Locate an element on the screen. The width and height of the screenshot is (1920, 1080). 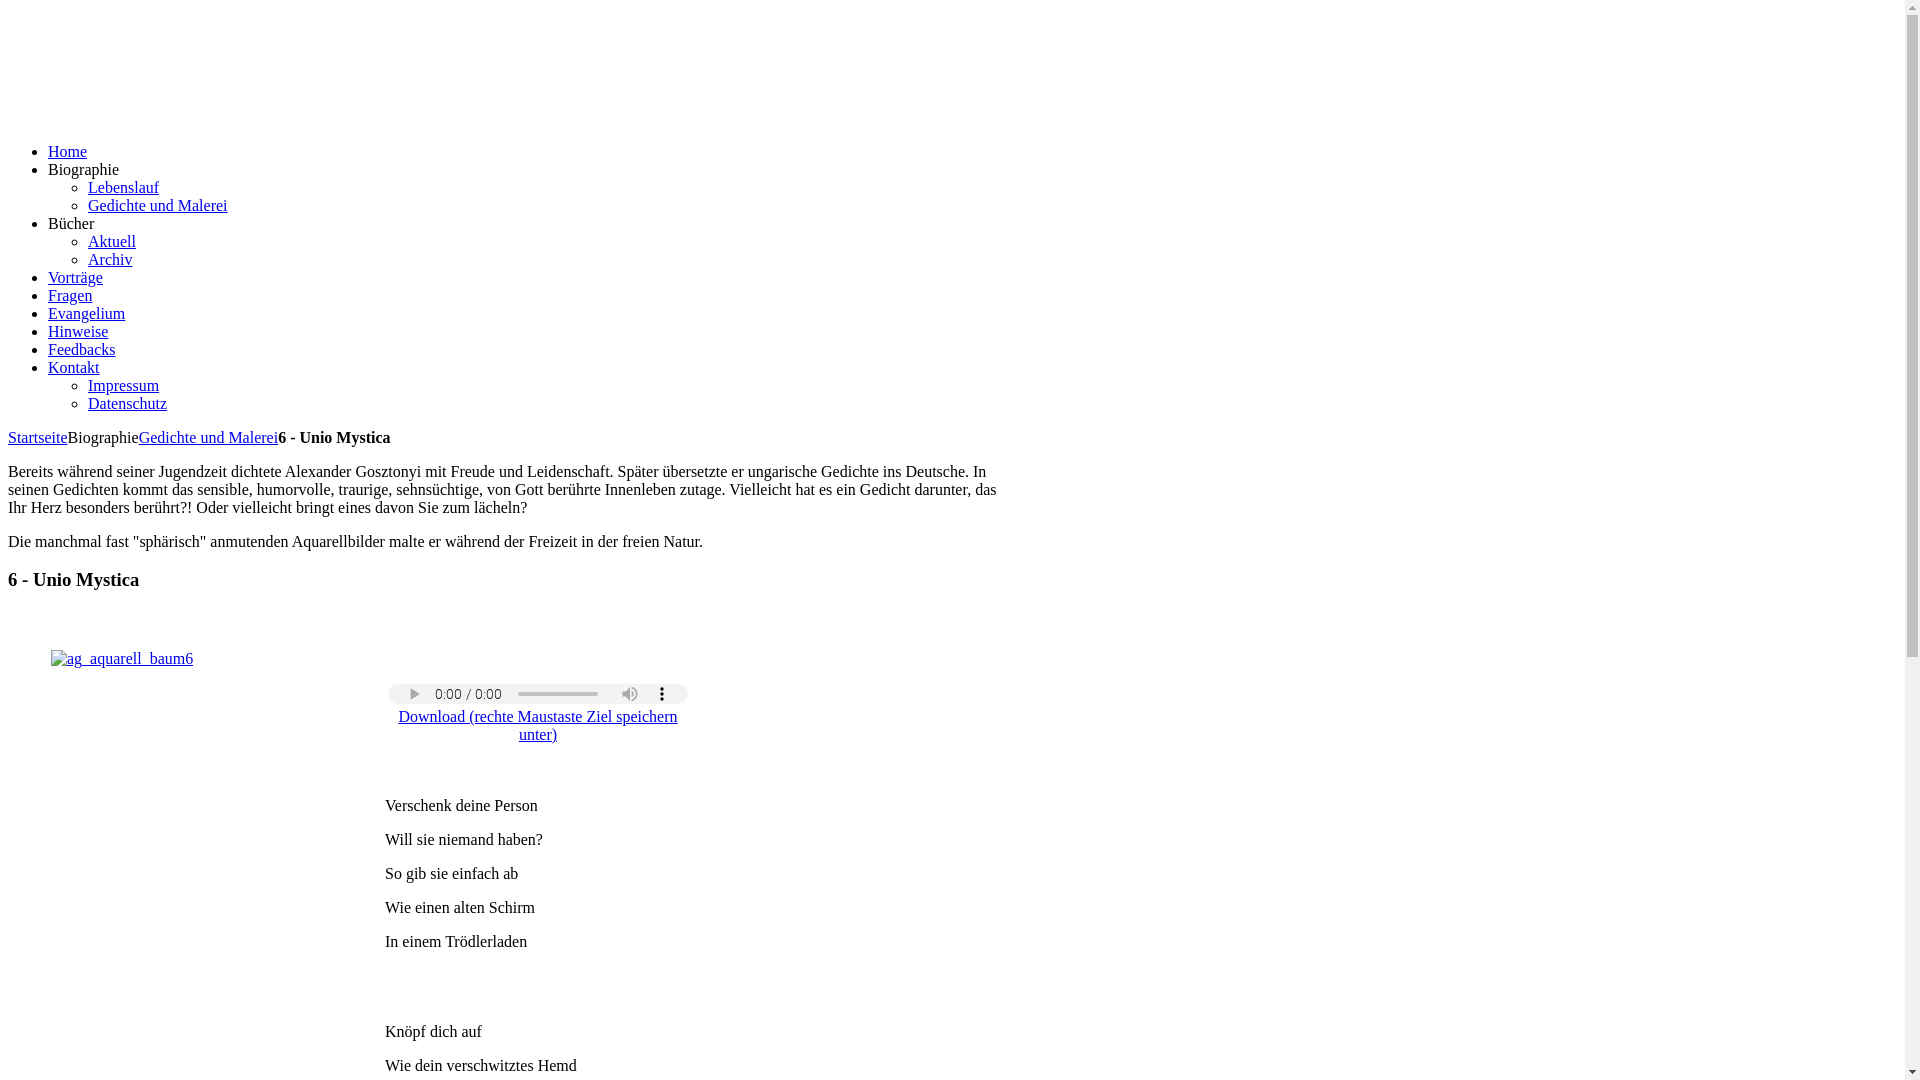
'Fragen' is located at coordinates (70, 295).